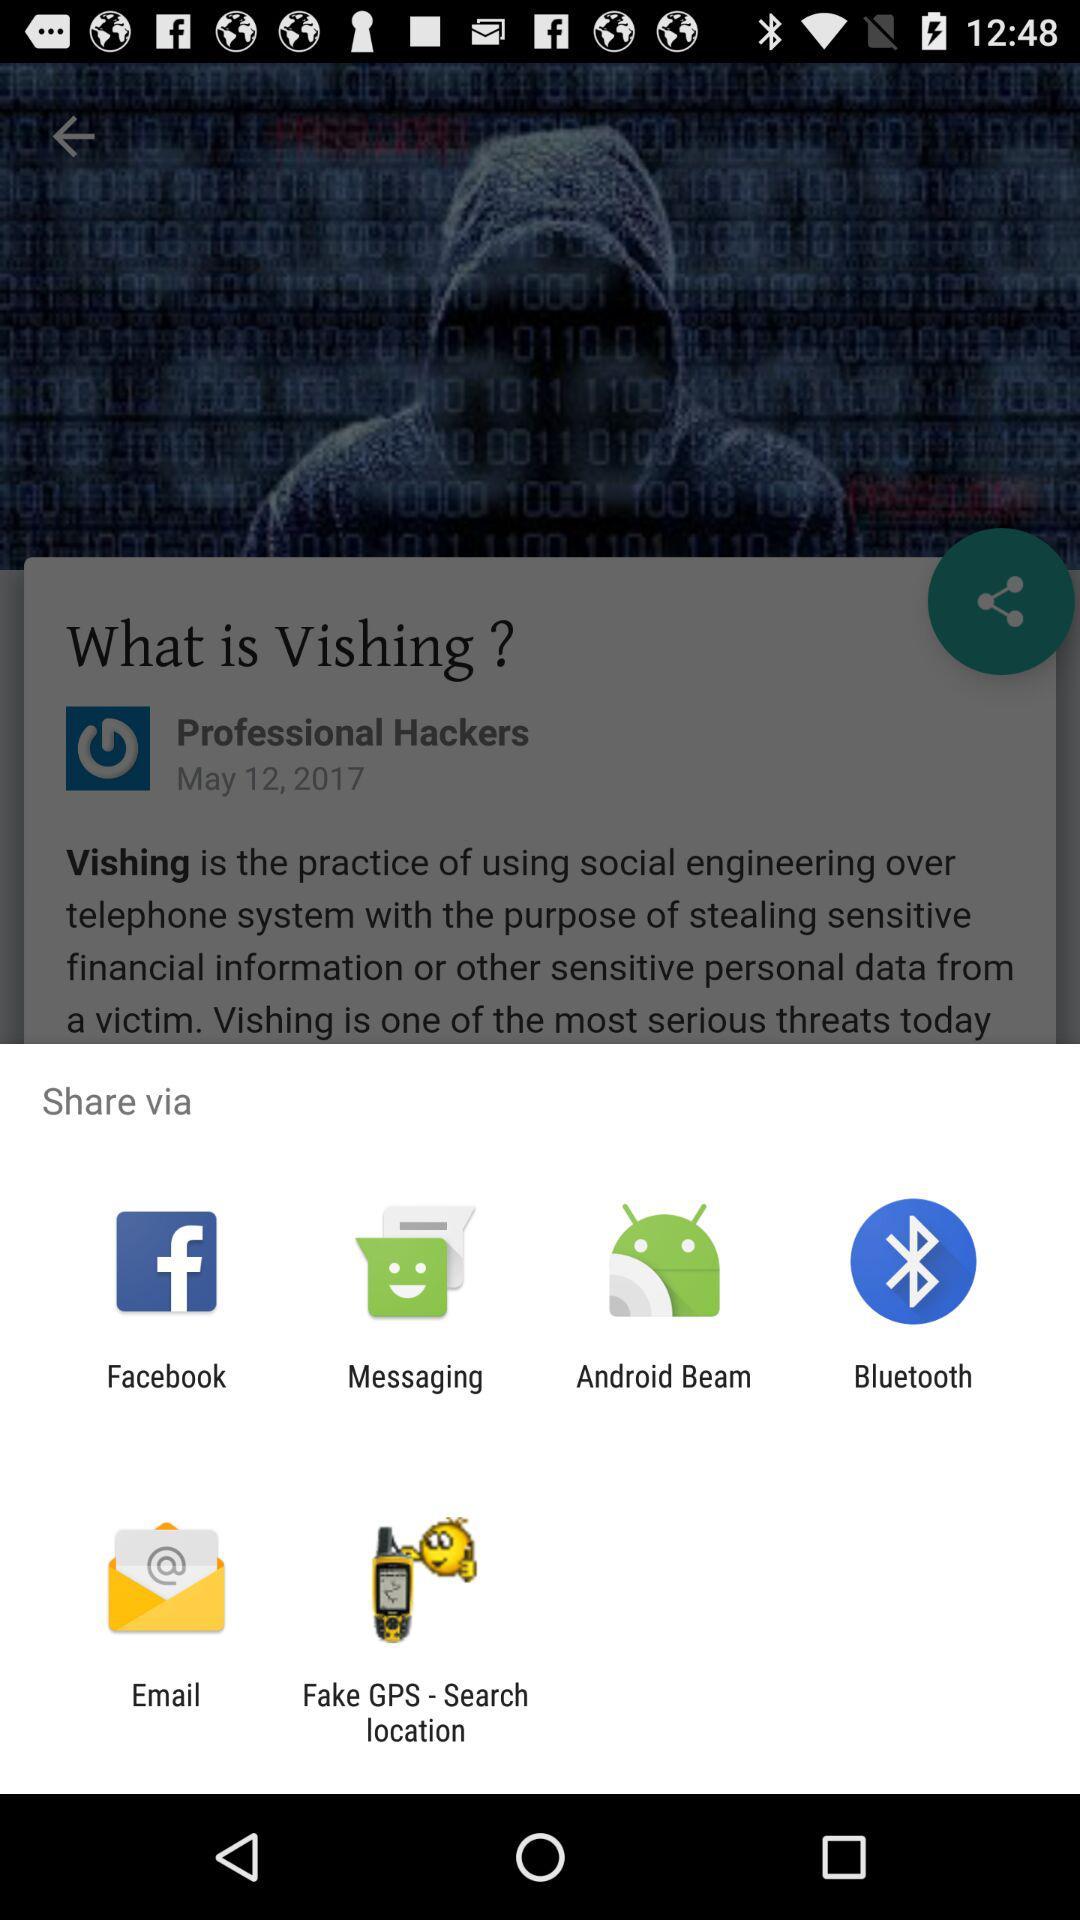 Image resolution: width=1080 pixels, height=1920 pixels. Describe the element at coordinates (414, 1711) in the screenshot. I see `fake gps search item` at that location.